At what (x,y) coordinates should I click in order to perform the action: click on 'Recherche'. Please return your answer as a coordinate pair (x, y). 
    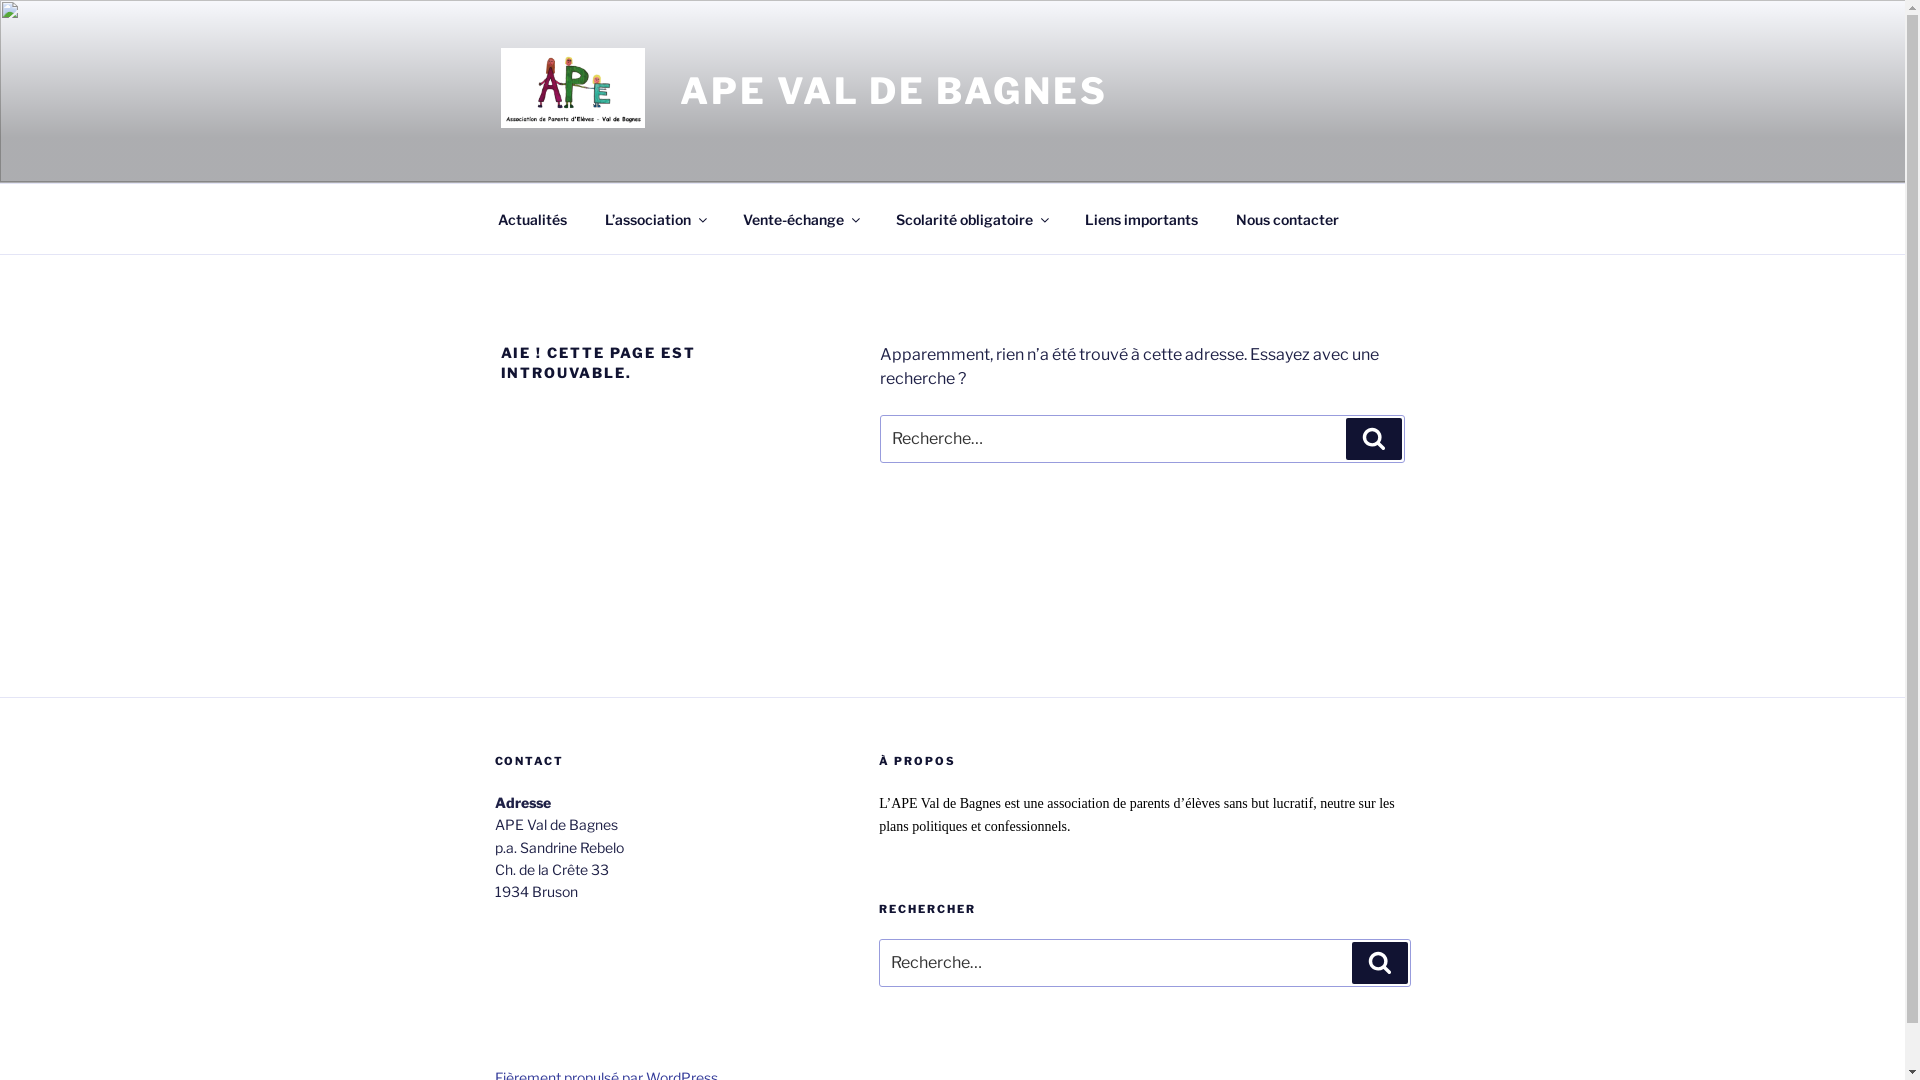
    Looking at the image, I should click on (1372, 438).